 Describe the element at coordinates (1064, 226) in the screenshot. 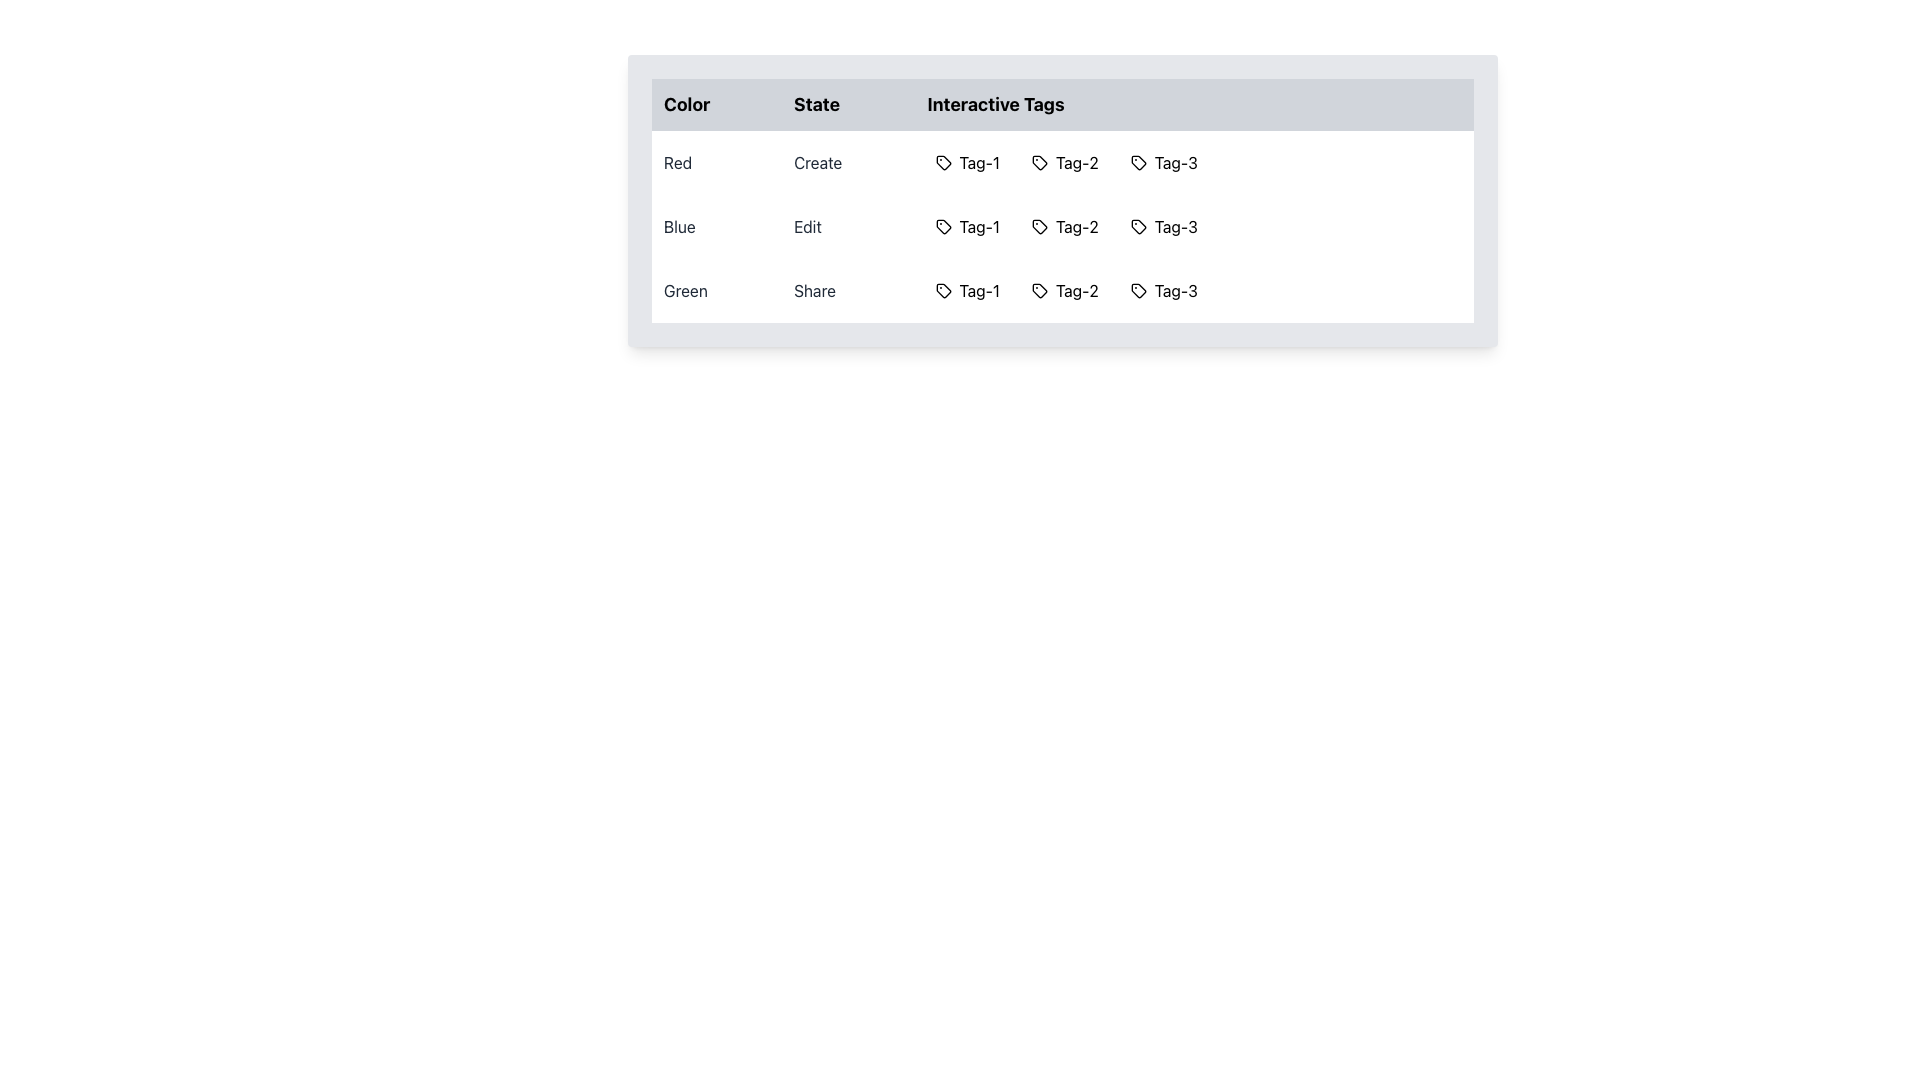

I see `the 'Tag-2' button, which is the second tag in the 'Interactive Tags' column of the row labeled 'Blue' in the table` at that location.